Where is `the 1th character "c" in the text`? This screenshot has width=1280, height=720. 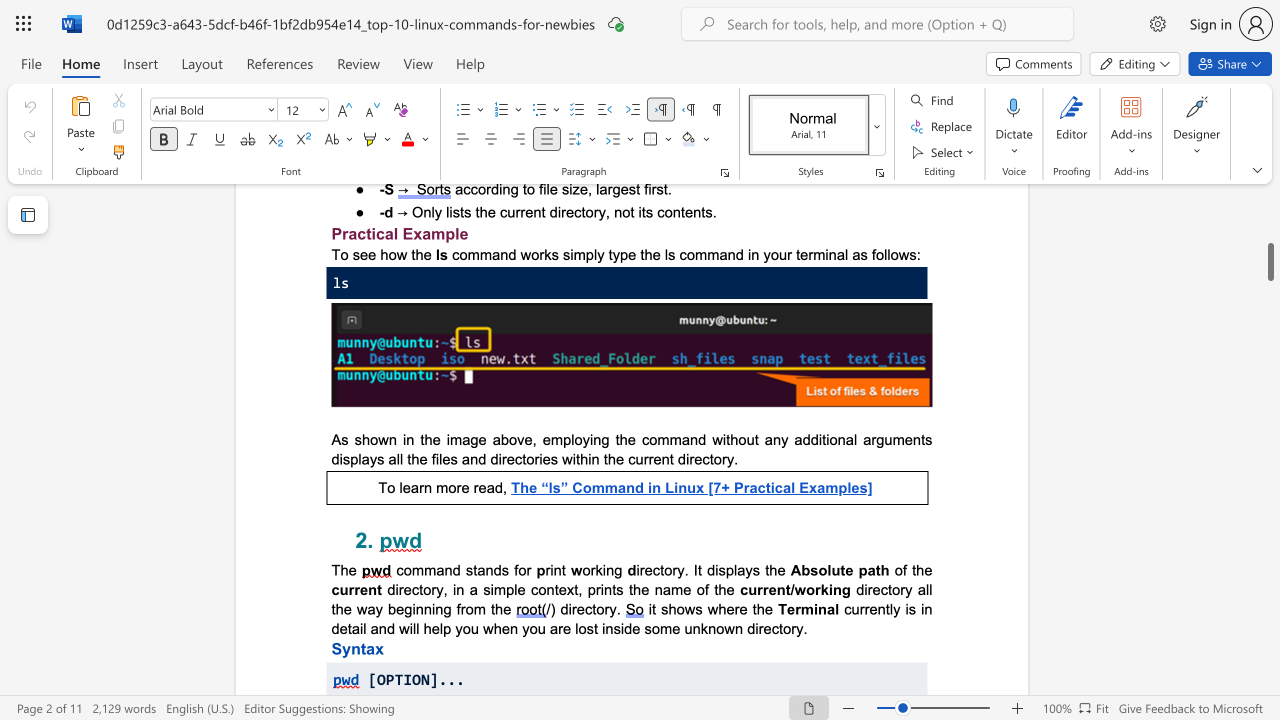
the 1th character "c" in the text is located at coordinates (645, 438).